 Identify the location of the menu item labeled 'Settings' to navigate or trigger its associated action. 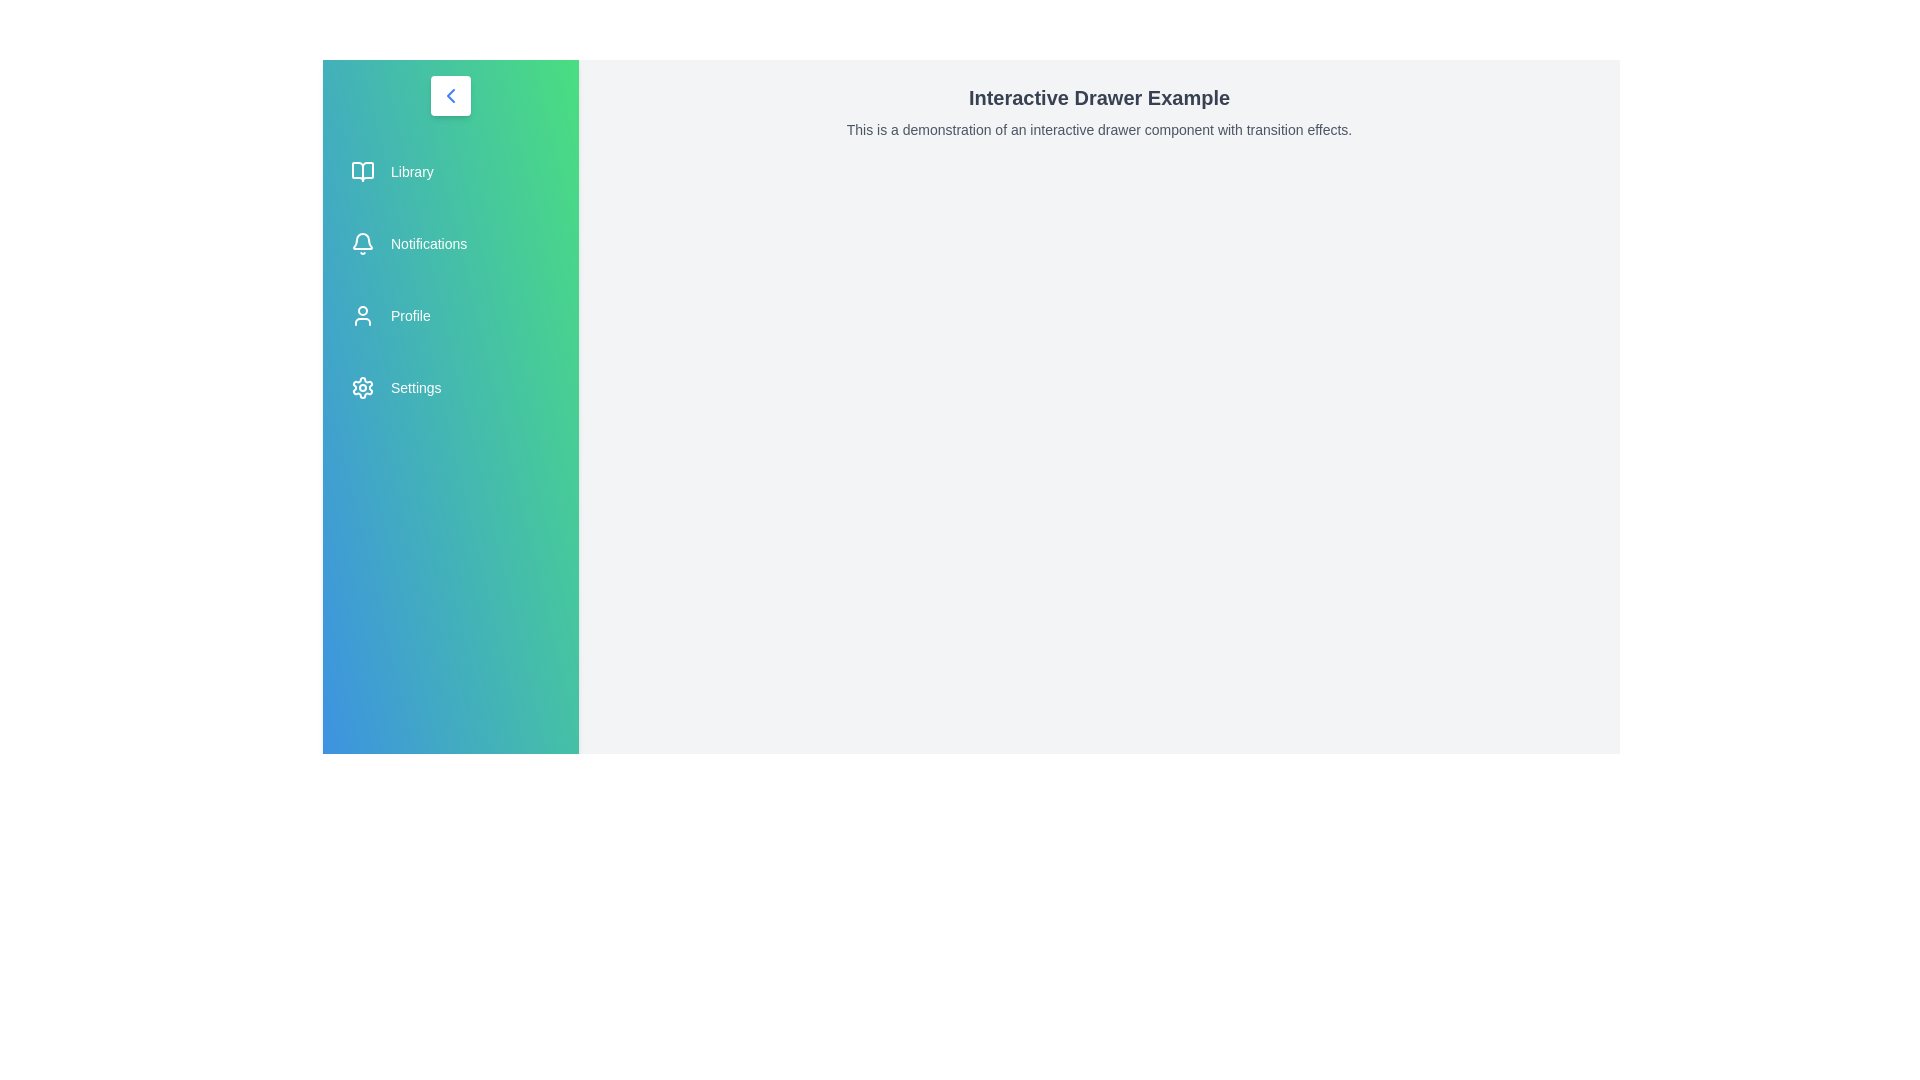
(450, 388).